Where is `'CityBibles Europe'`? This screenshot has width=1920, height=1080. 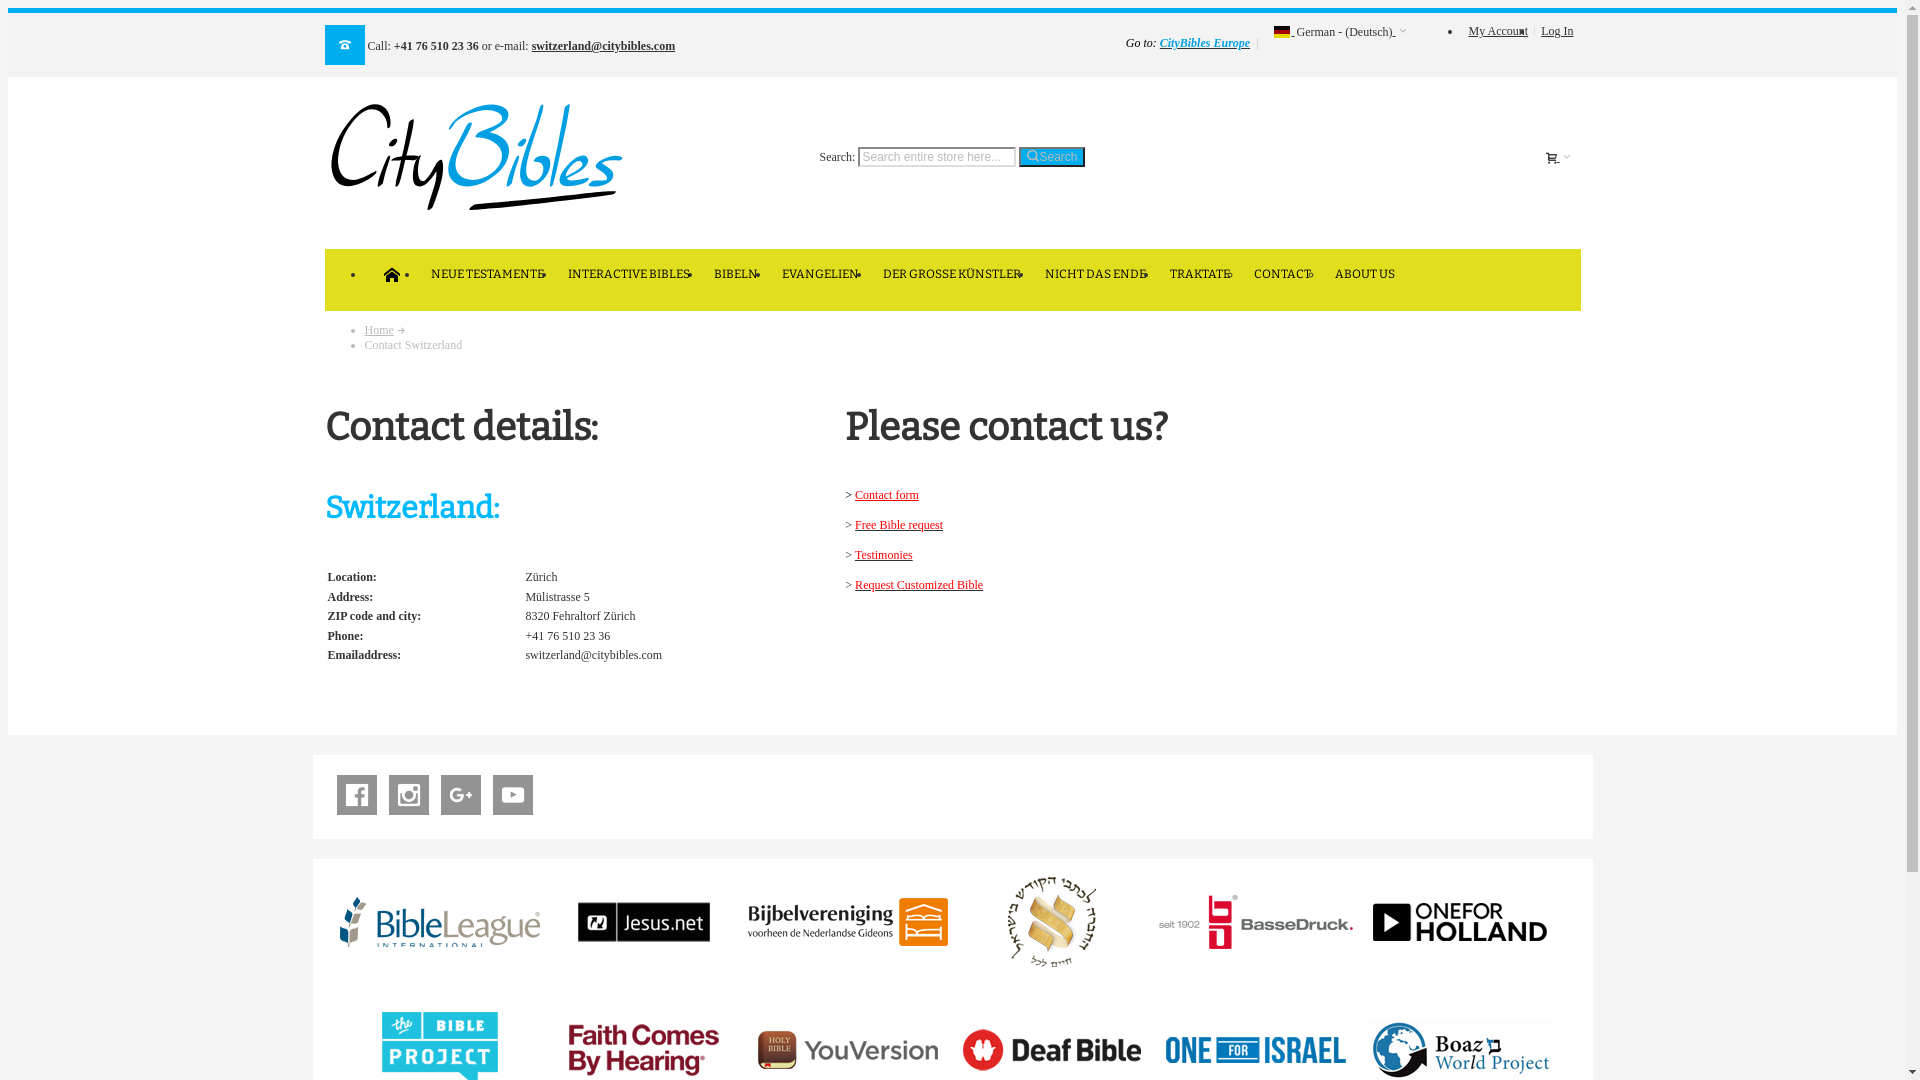 'CityBibles Europe' is located at coordinates (1203, 42).